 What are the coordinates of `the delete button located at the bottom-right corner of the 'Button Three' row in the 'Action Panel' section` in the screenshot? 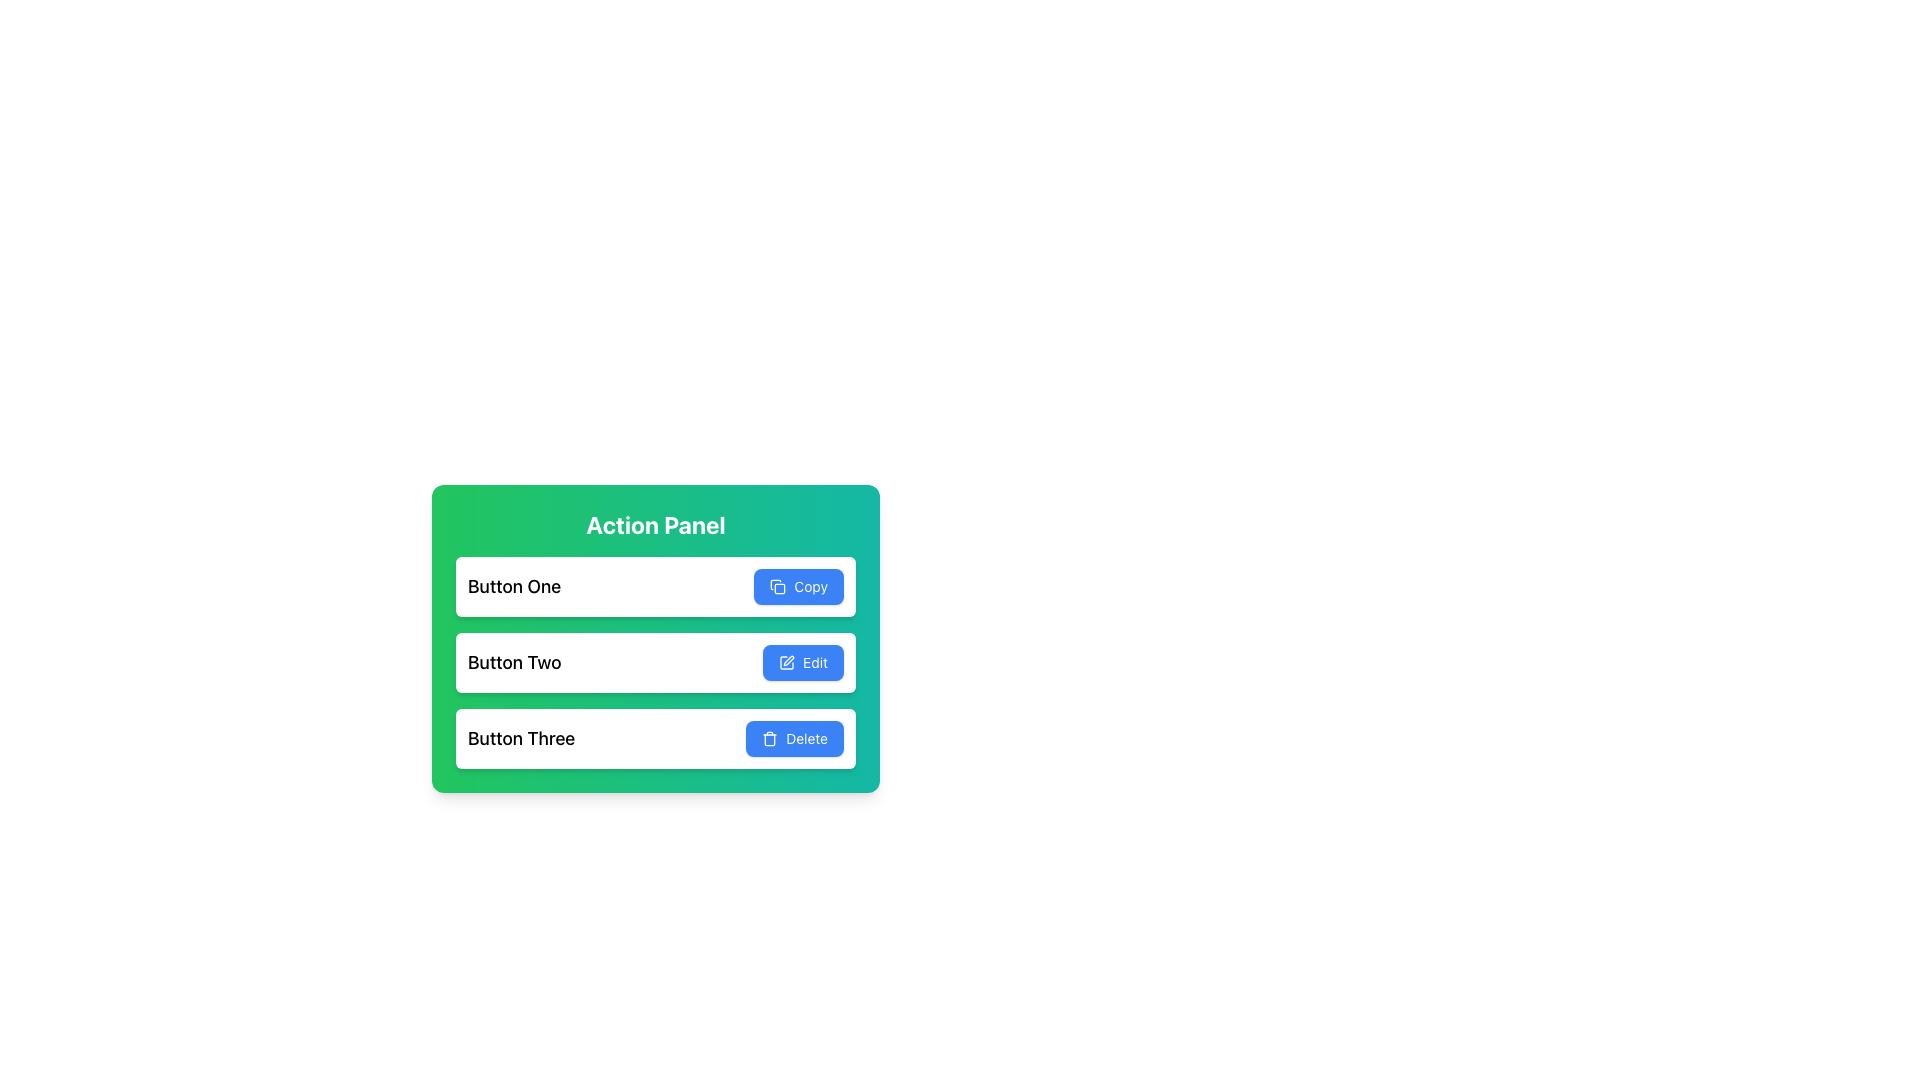 It's located at (794, 739).